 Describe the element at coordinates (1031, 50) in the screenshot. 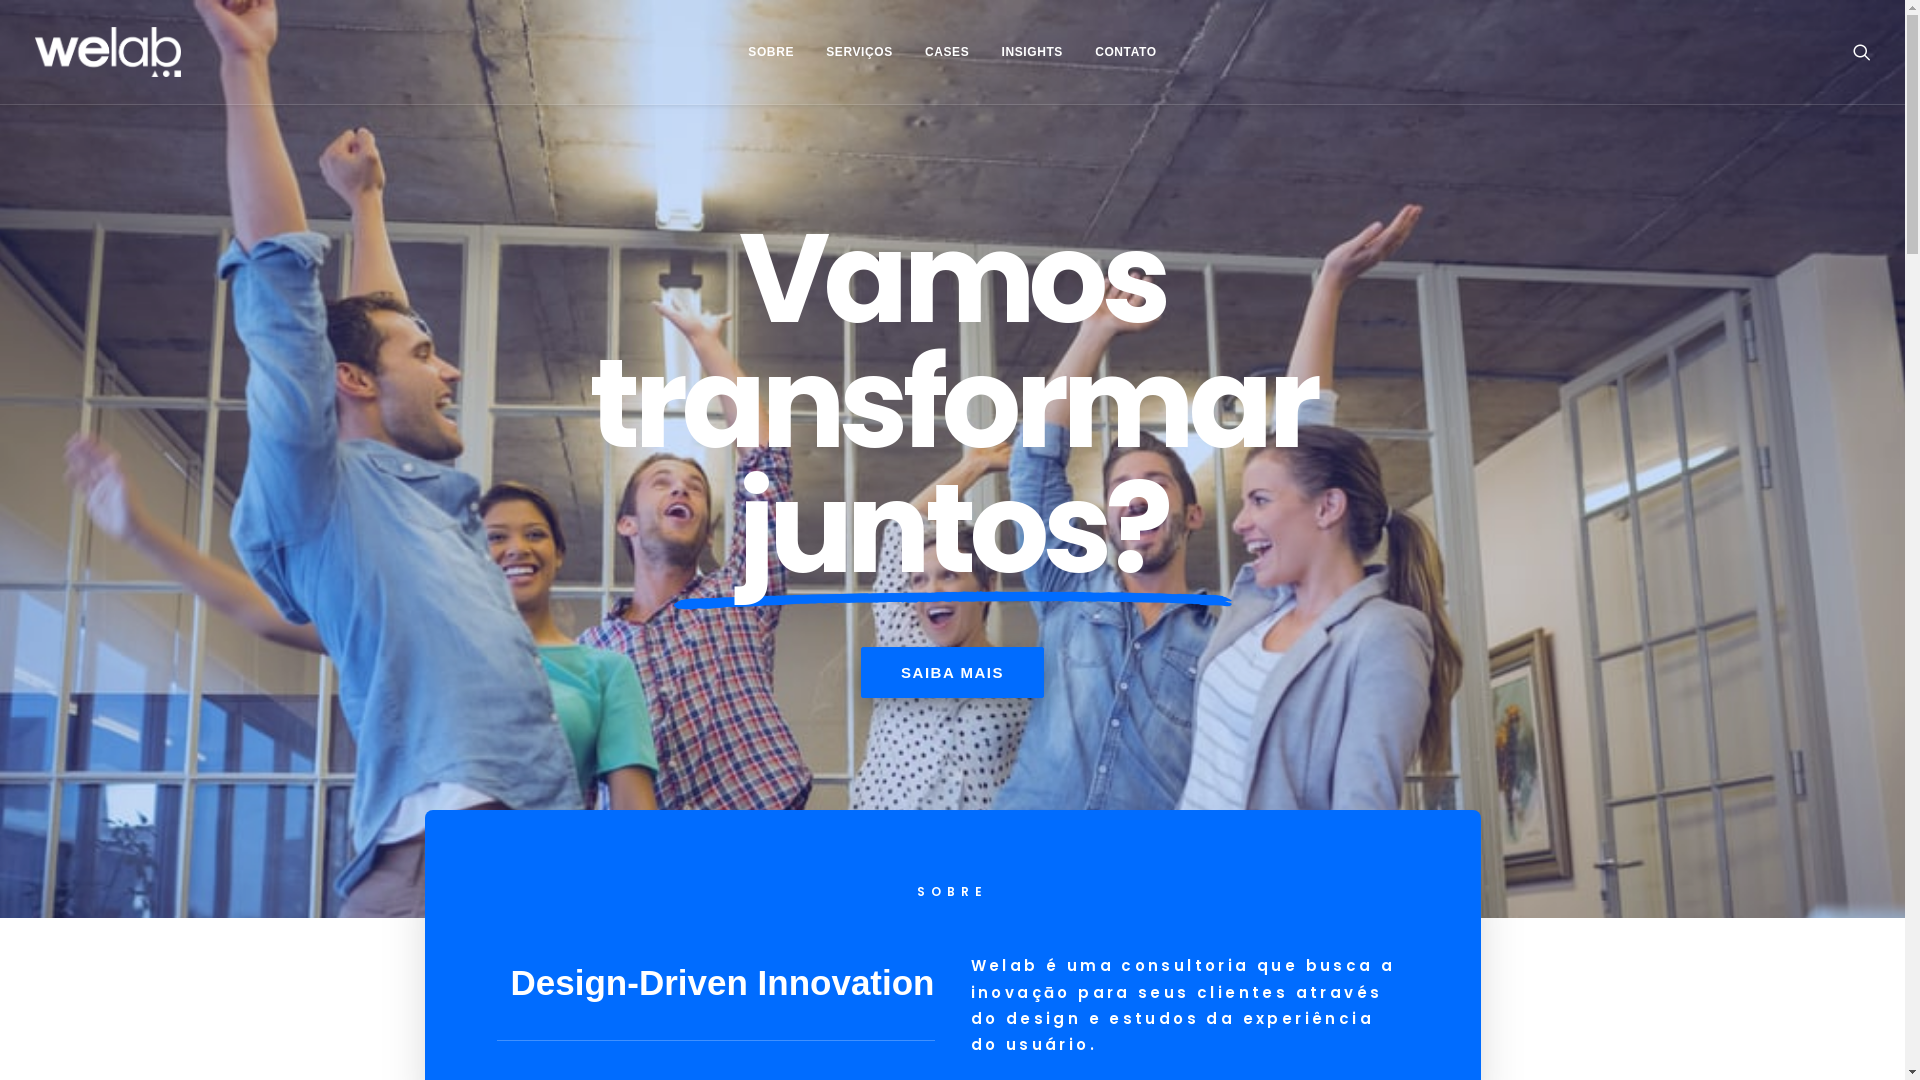

I see `'INSIGHTS'` at that location.